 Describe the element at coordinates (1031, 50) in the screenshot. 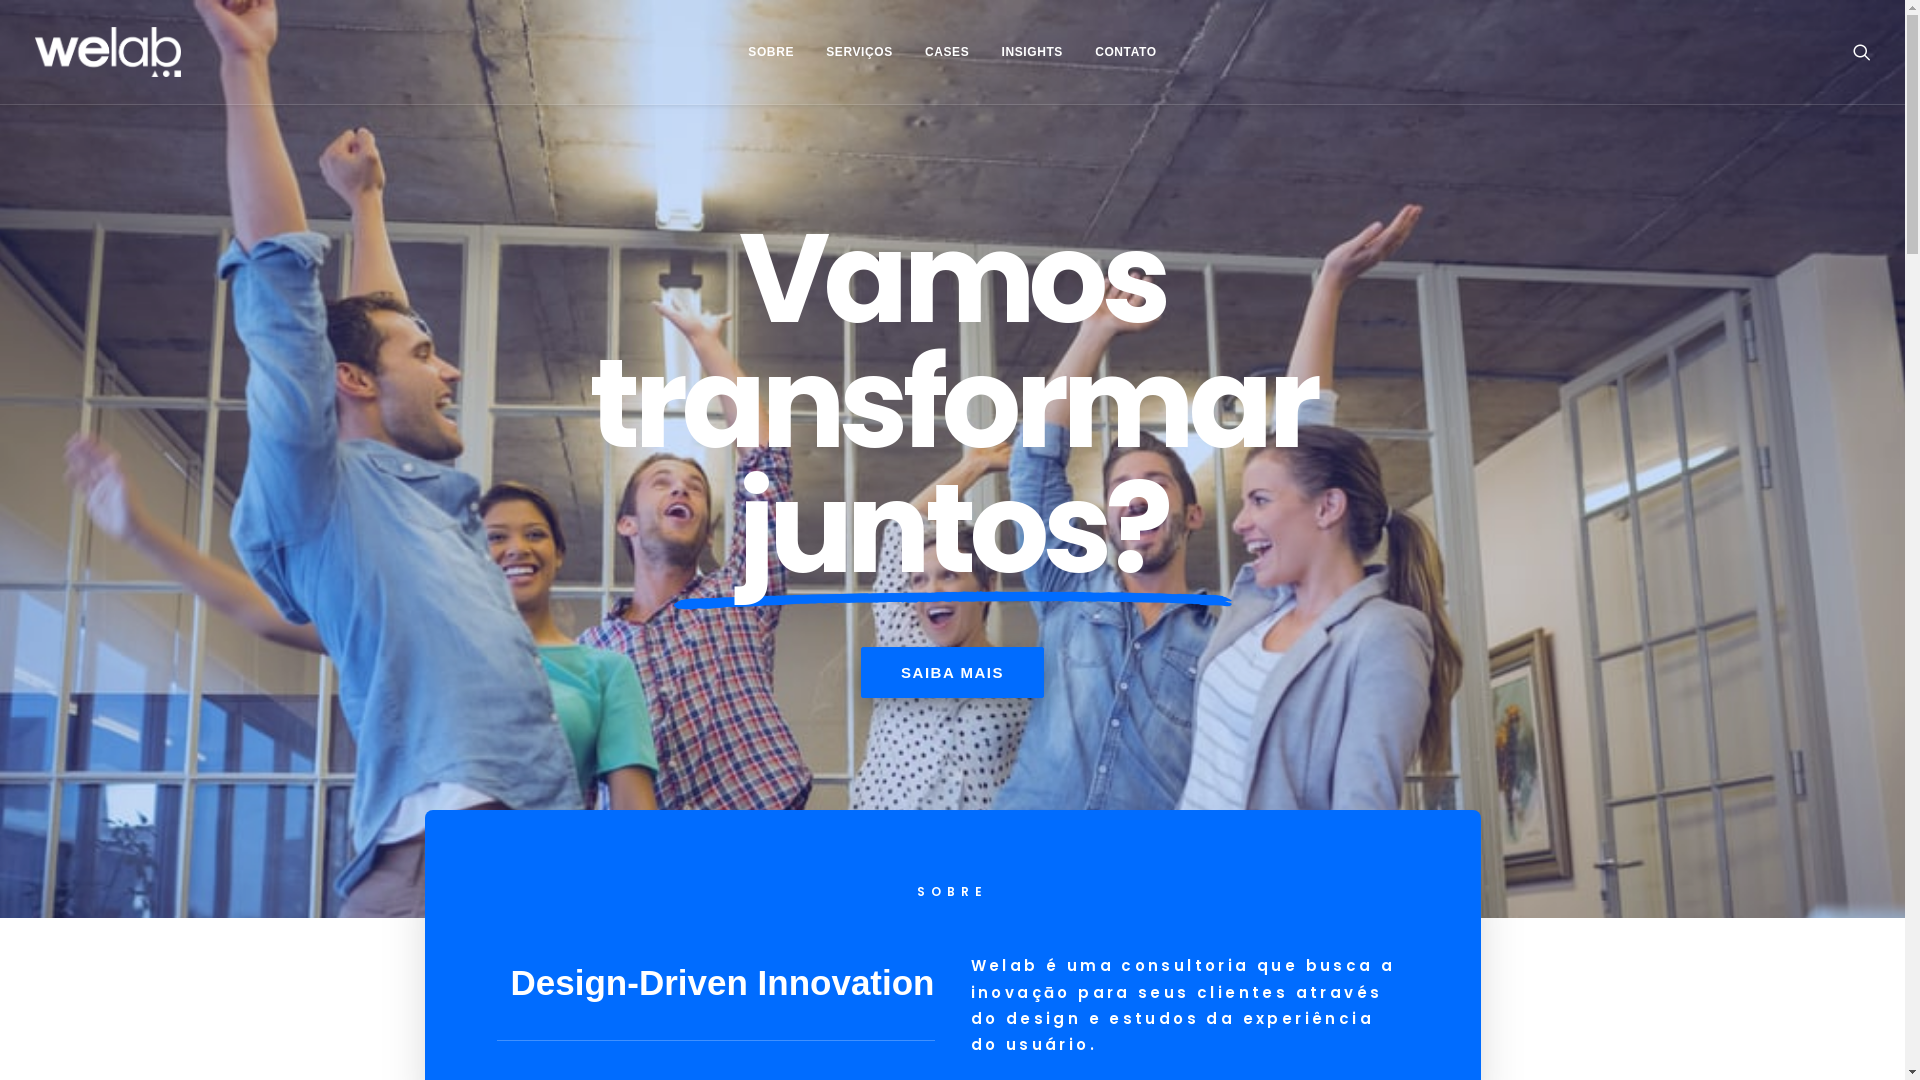

I see `'INSIGHTS'` at that location.